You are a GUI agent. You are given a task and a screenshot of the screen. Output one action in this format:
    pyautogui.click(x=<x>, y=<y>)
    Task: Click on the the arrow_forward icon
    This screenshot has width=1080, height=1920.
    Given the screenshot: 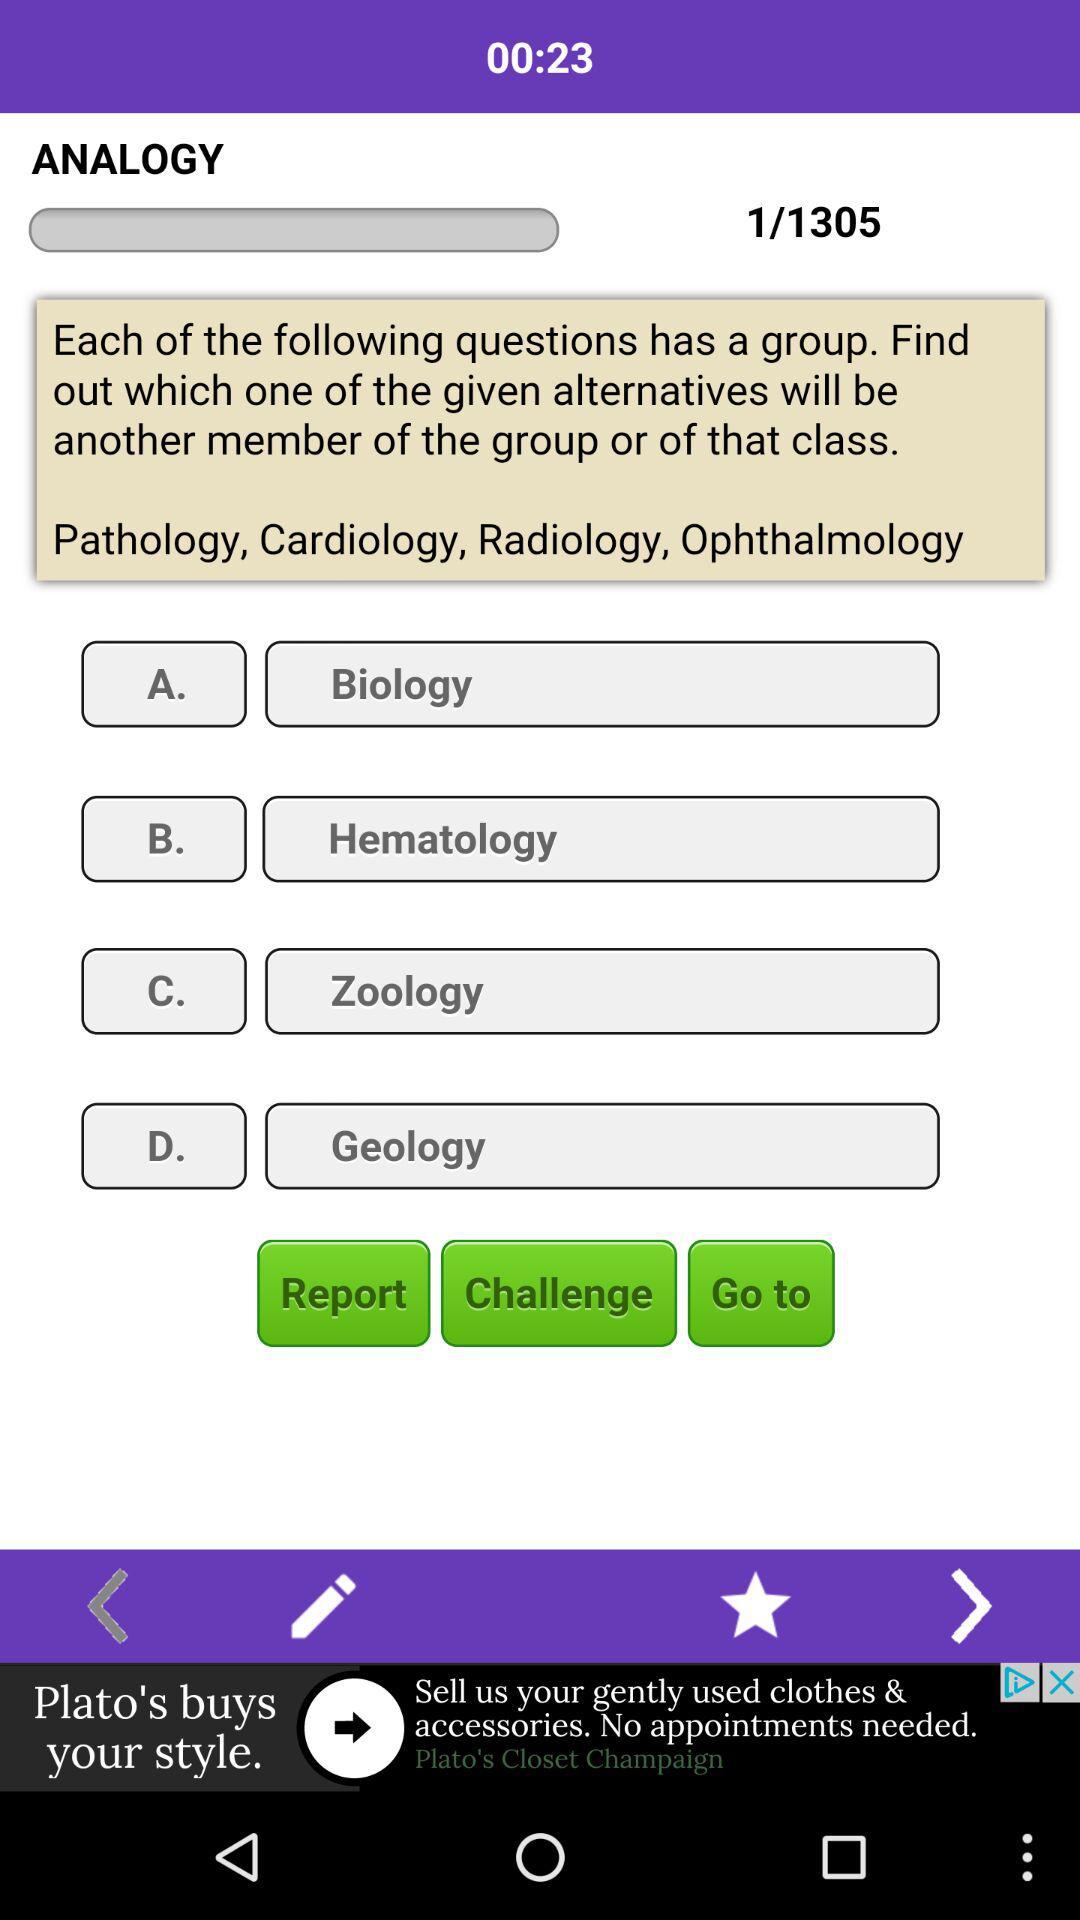 What is the action you would take?
    pyautogui.click(x=970, y=1717)
    